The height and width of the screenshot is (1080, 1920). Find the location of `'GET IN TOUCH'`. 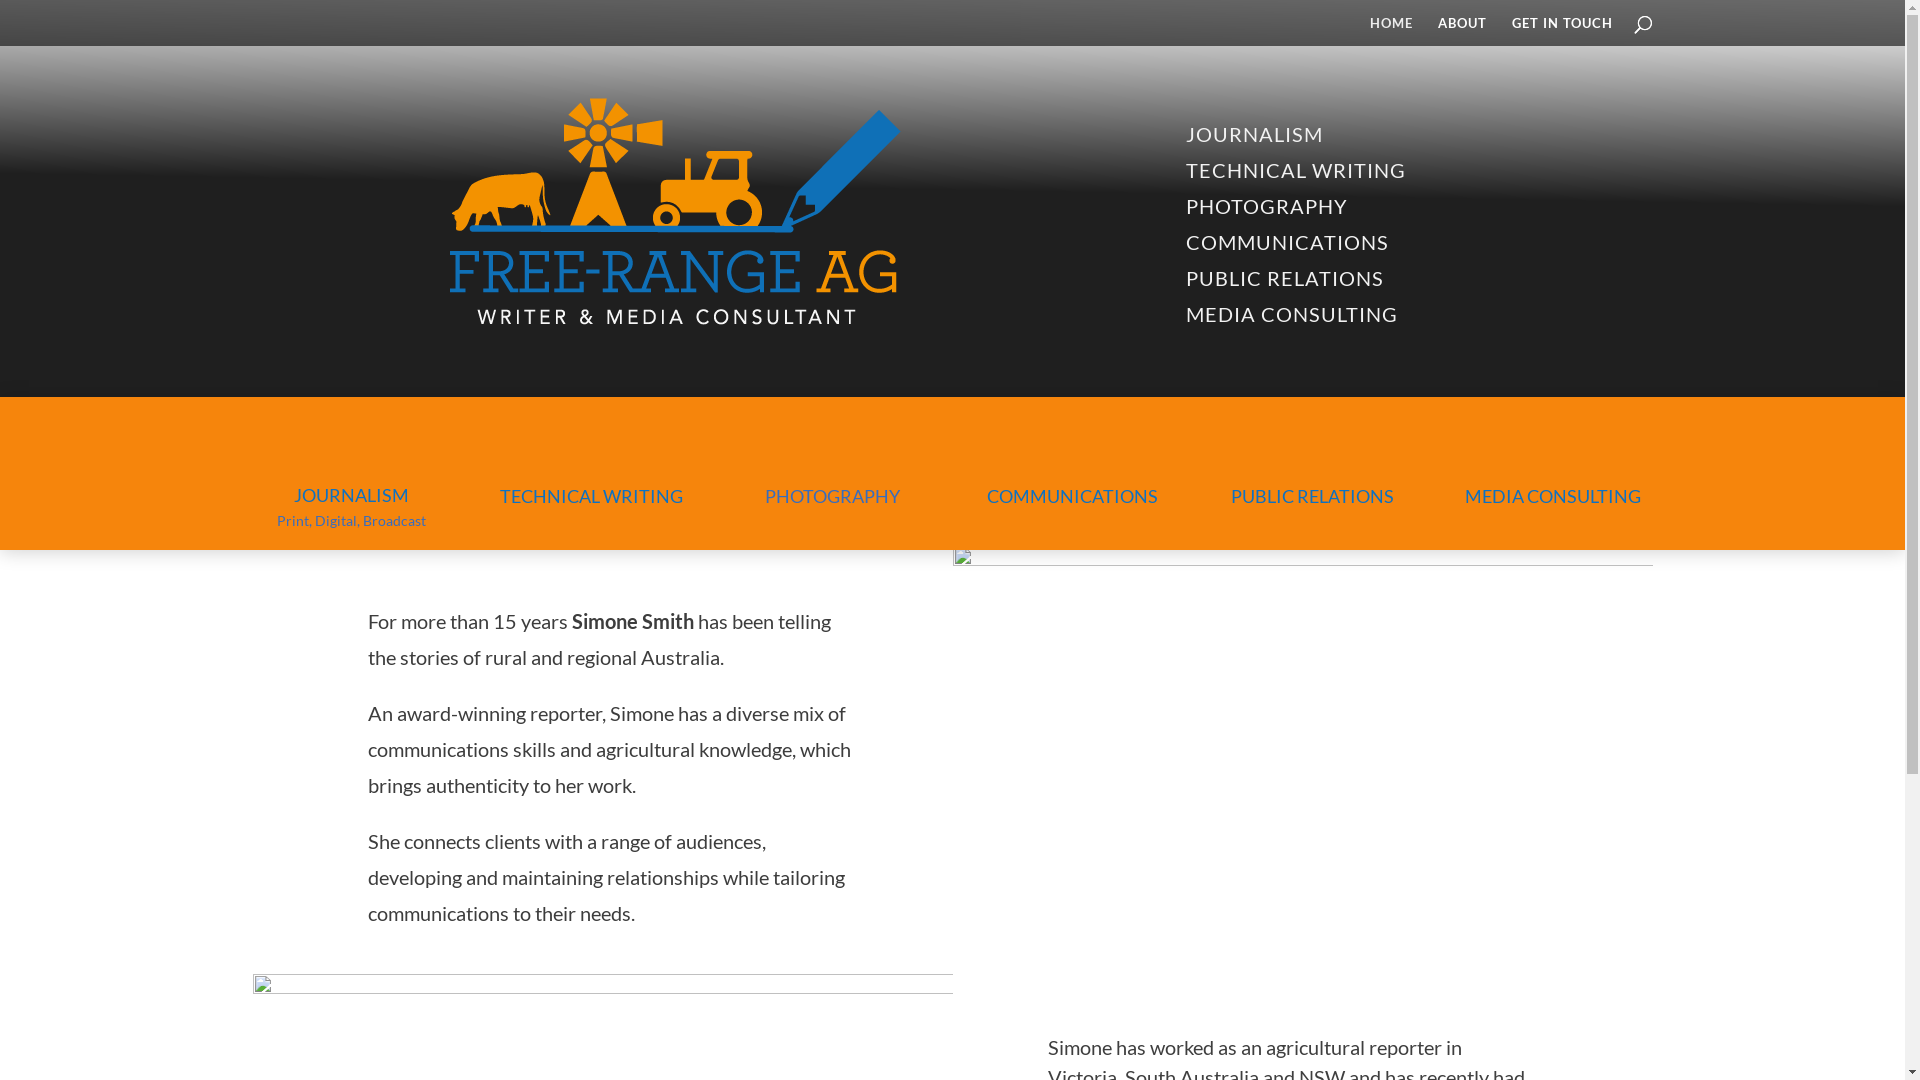

'GET IN TOUCH' is located at coordinates (1561, 30).